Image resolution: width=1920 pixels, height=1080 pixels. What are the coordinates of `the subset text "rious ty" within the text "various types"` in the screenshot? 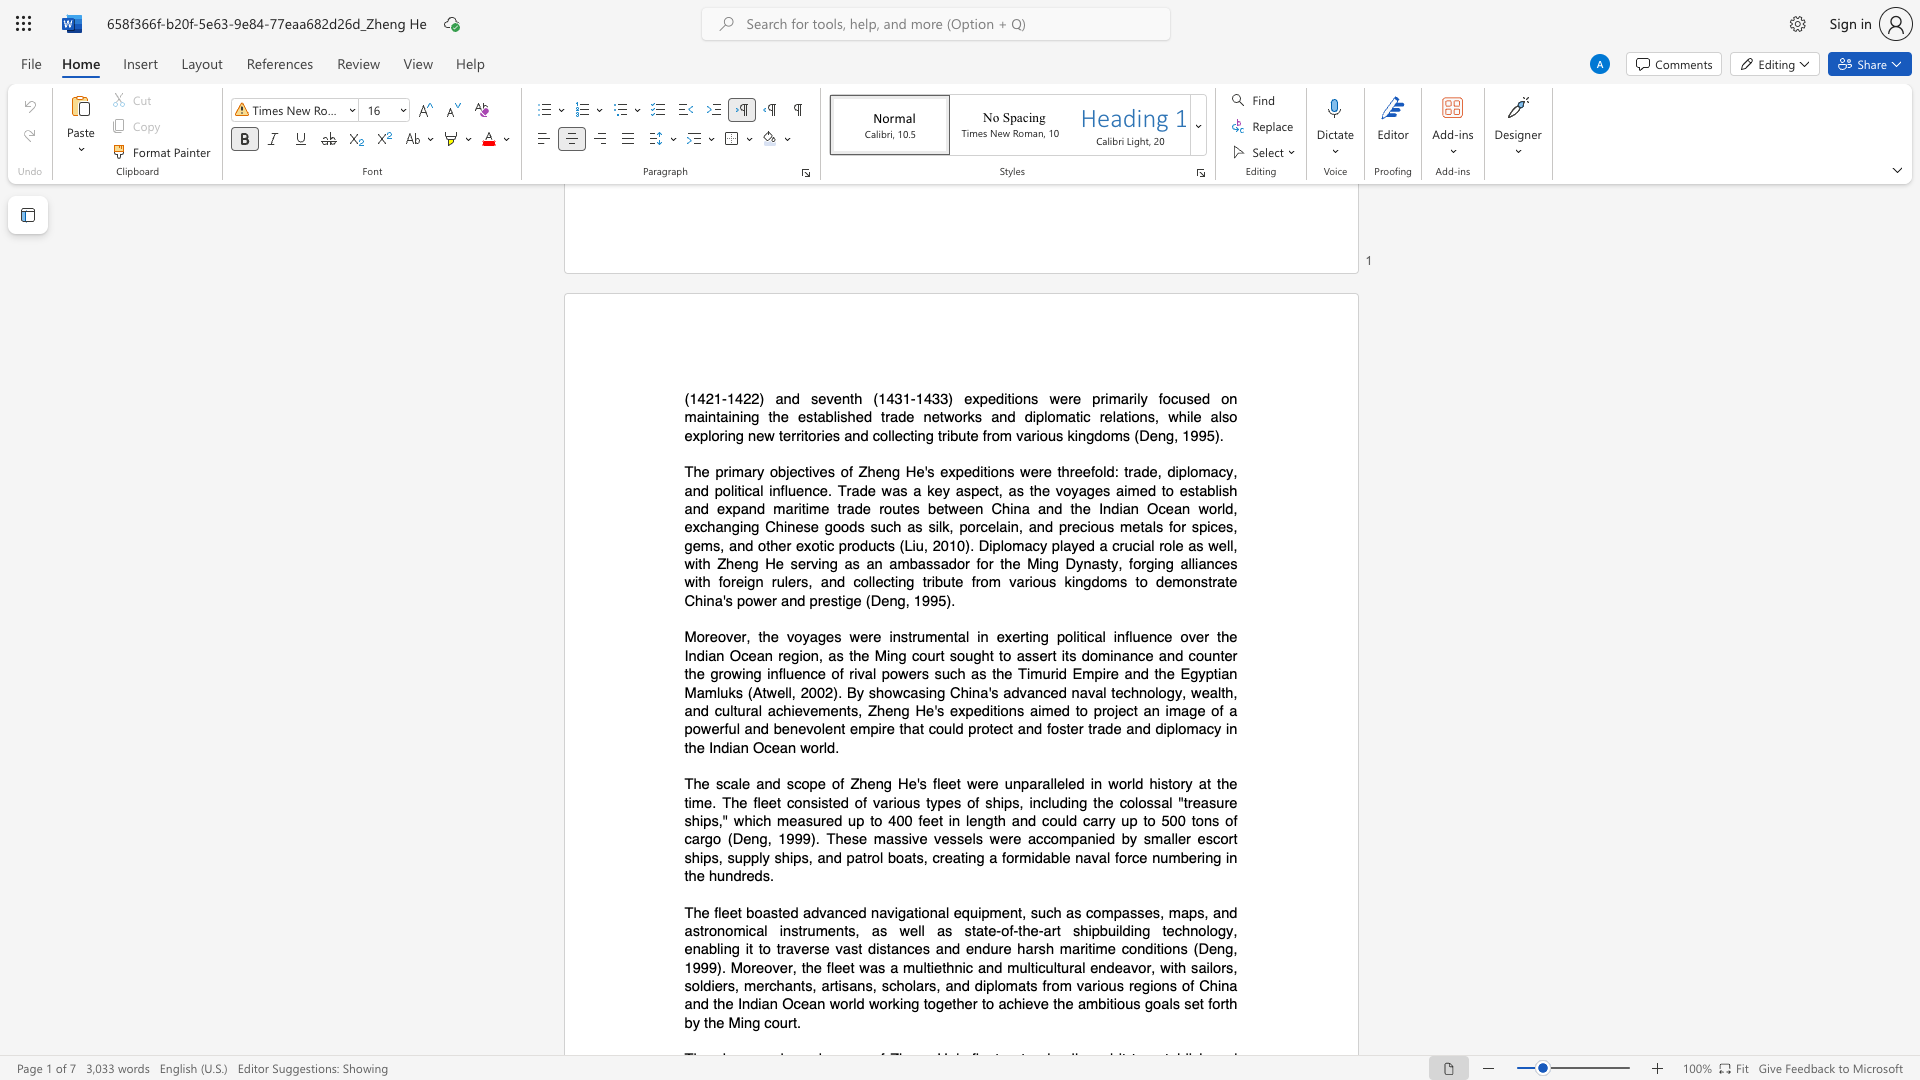 It's located at (887, 801).